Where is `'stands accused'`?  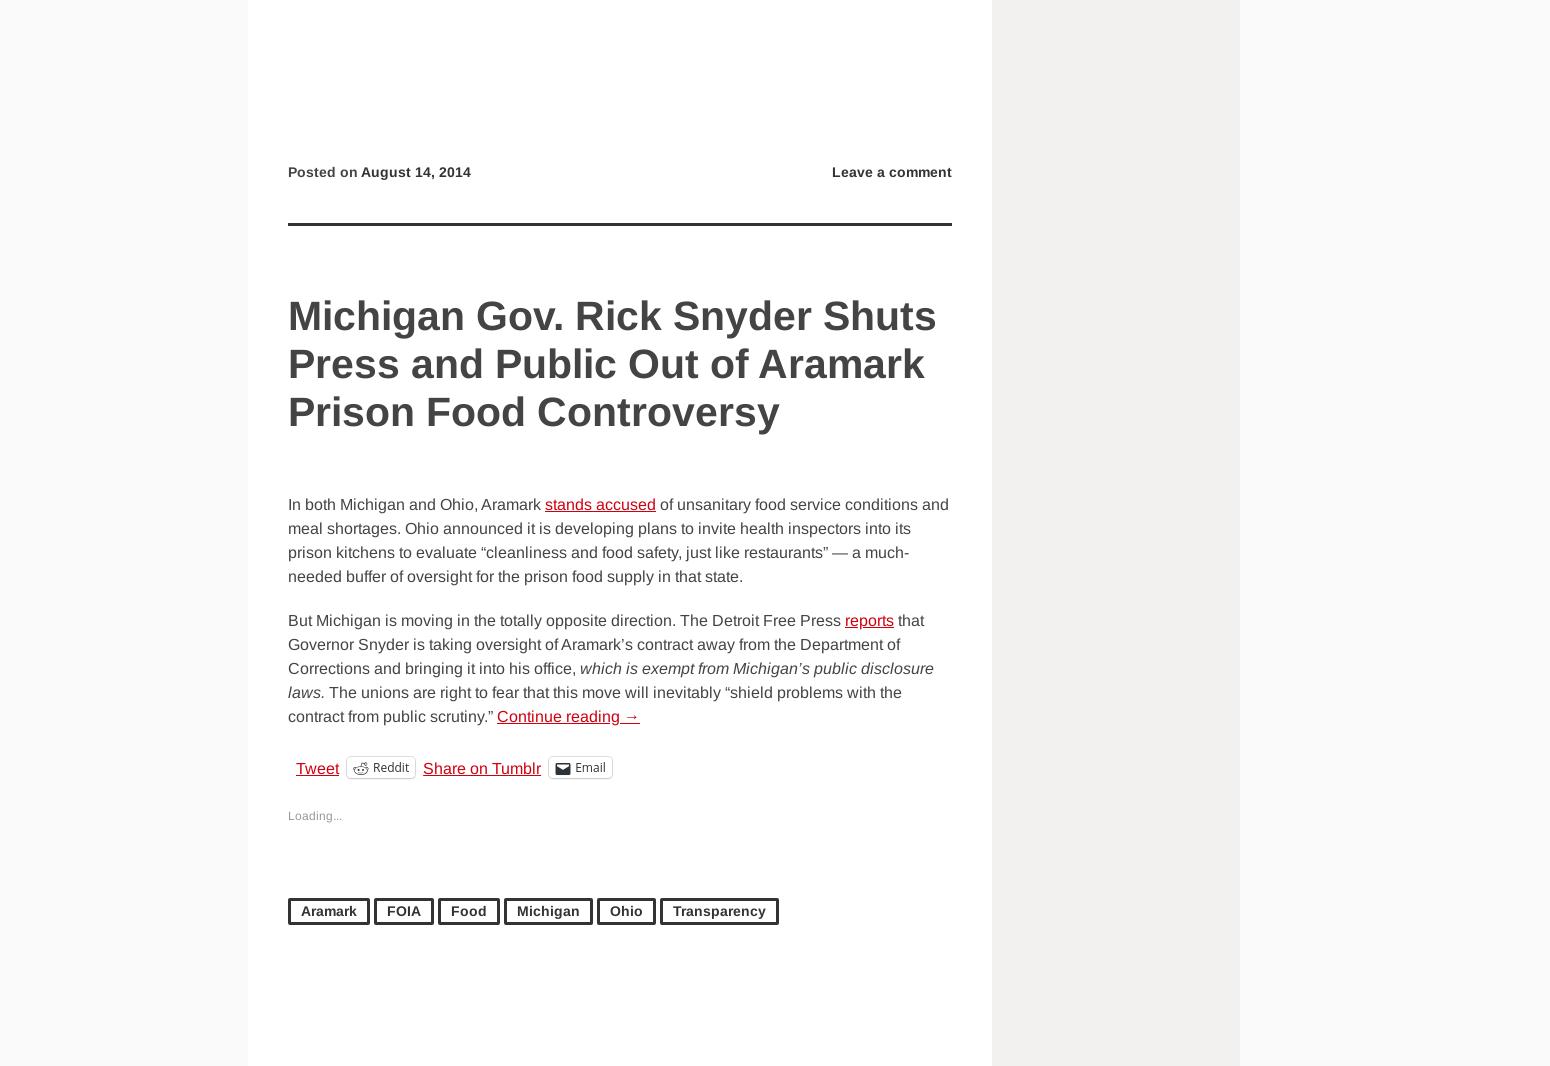
'stands accused' is located at coordinates (600, 504).